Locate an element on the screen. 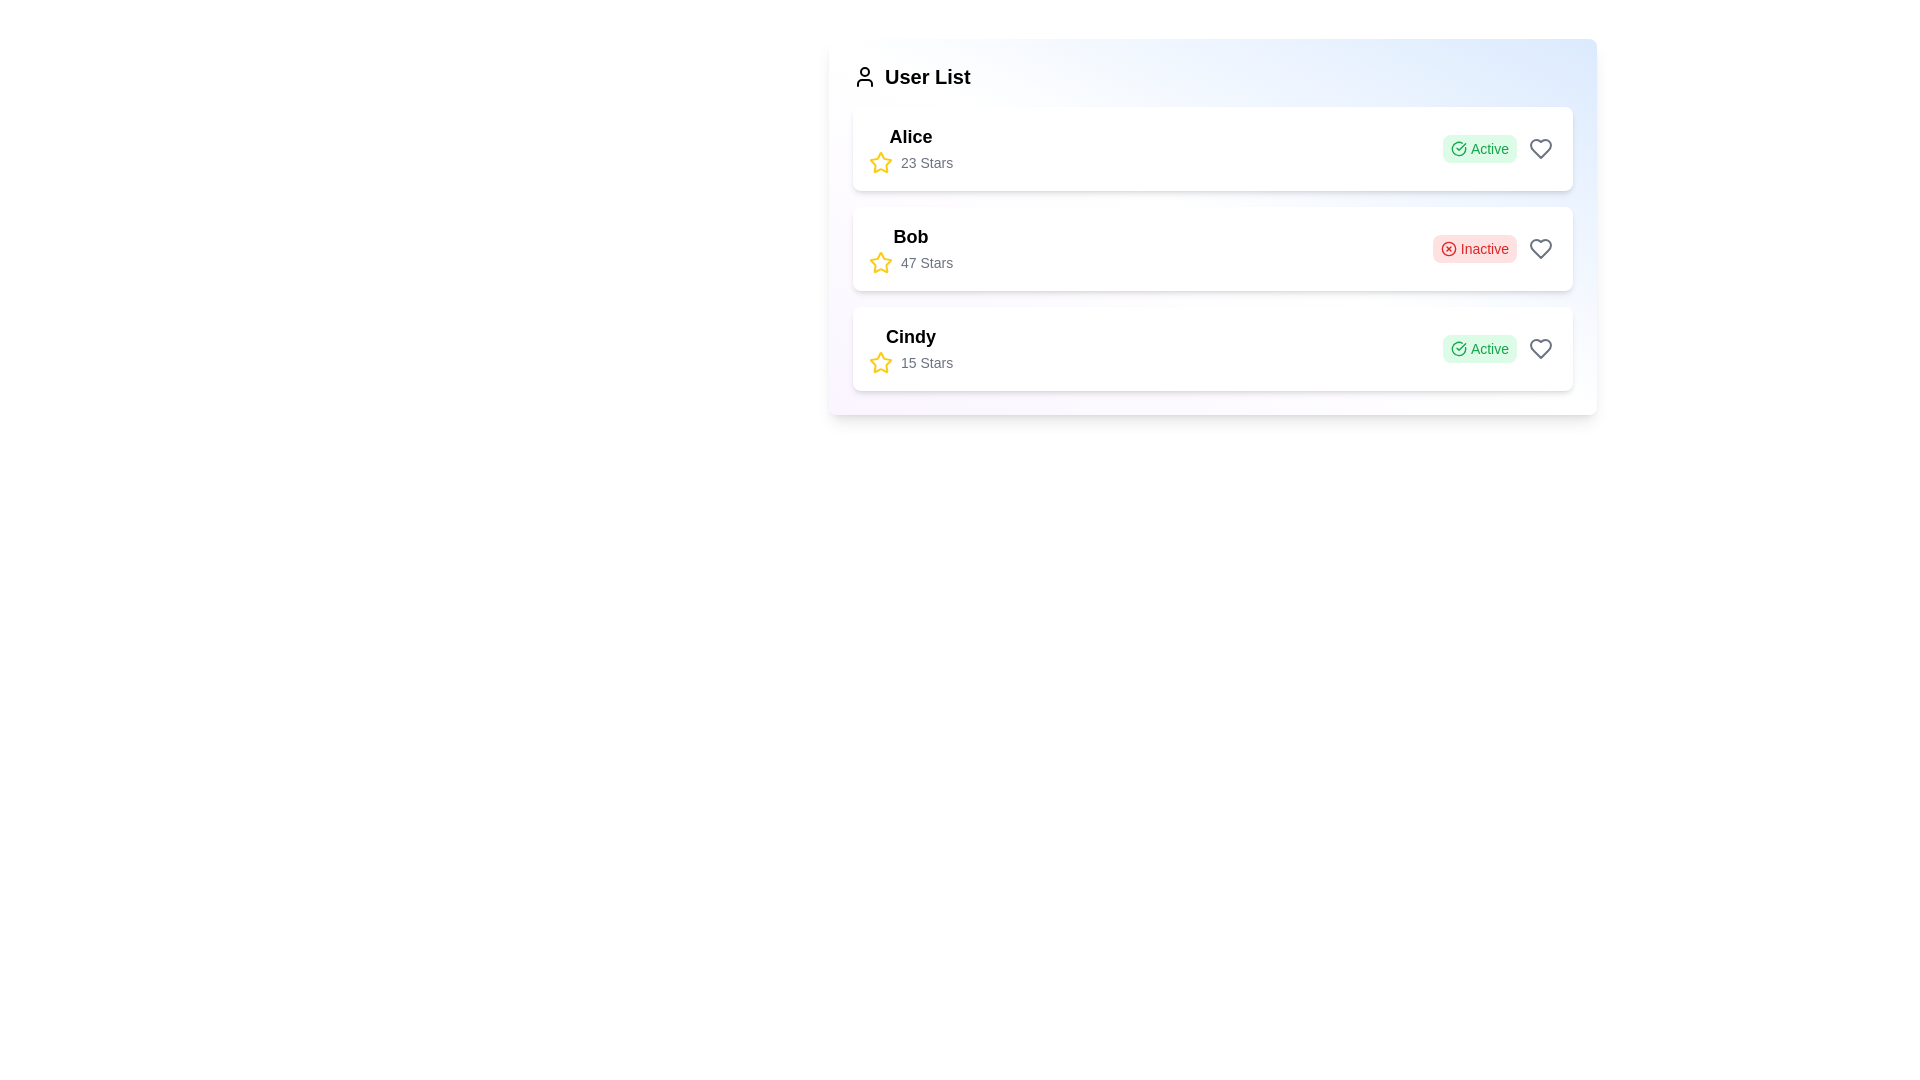 This screenshot has height=1080, width=1920. the heart icon for Bob to like the user is located at coordinates (1539, 248).